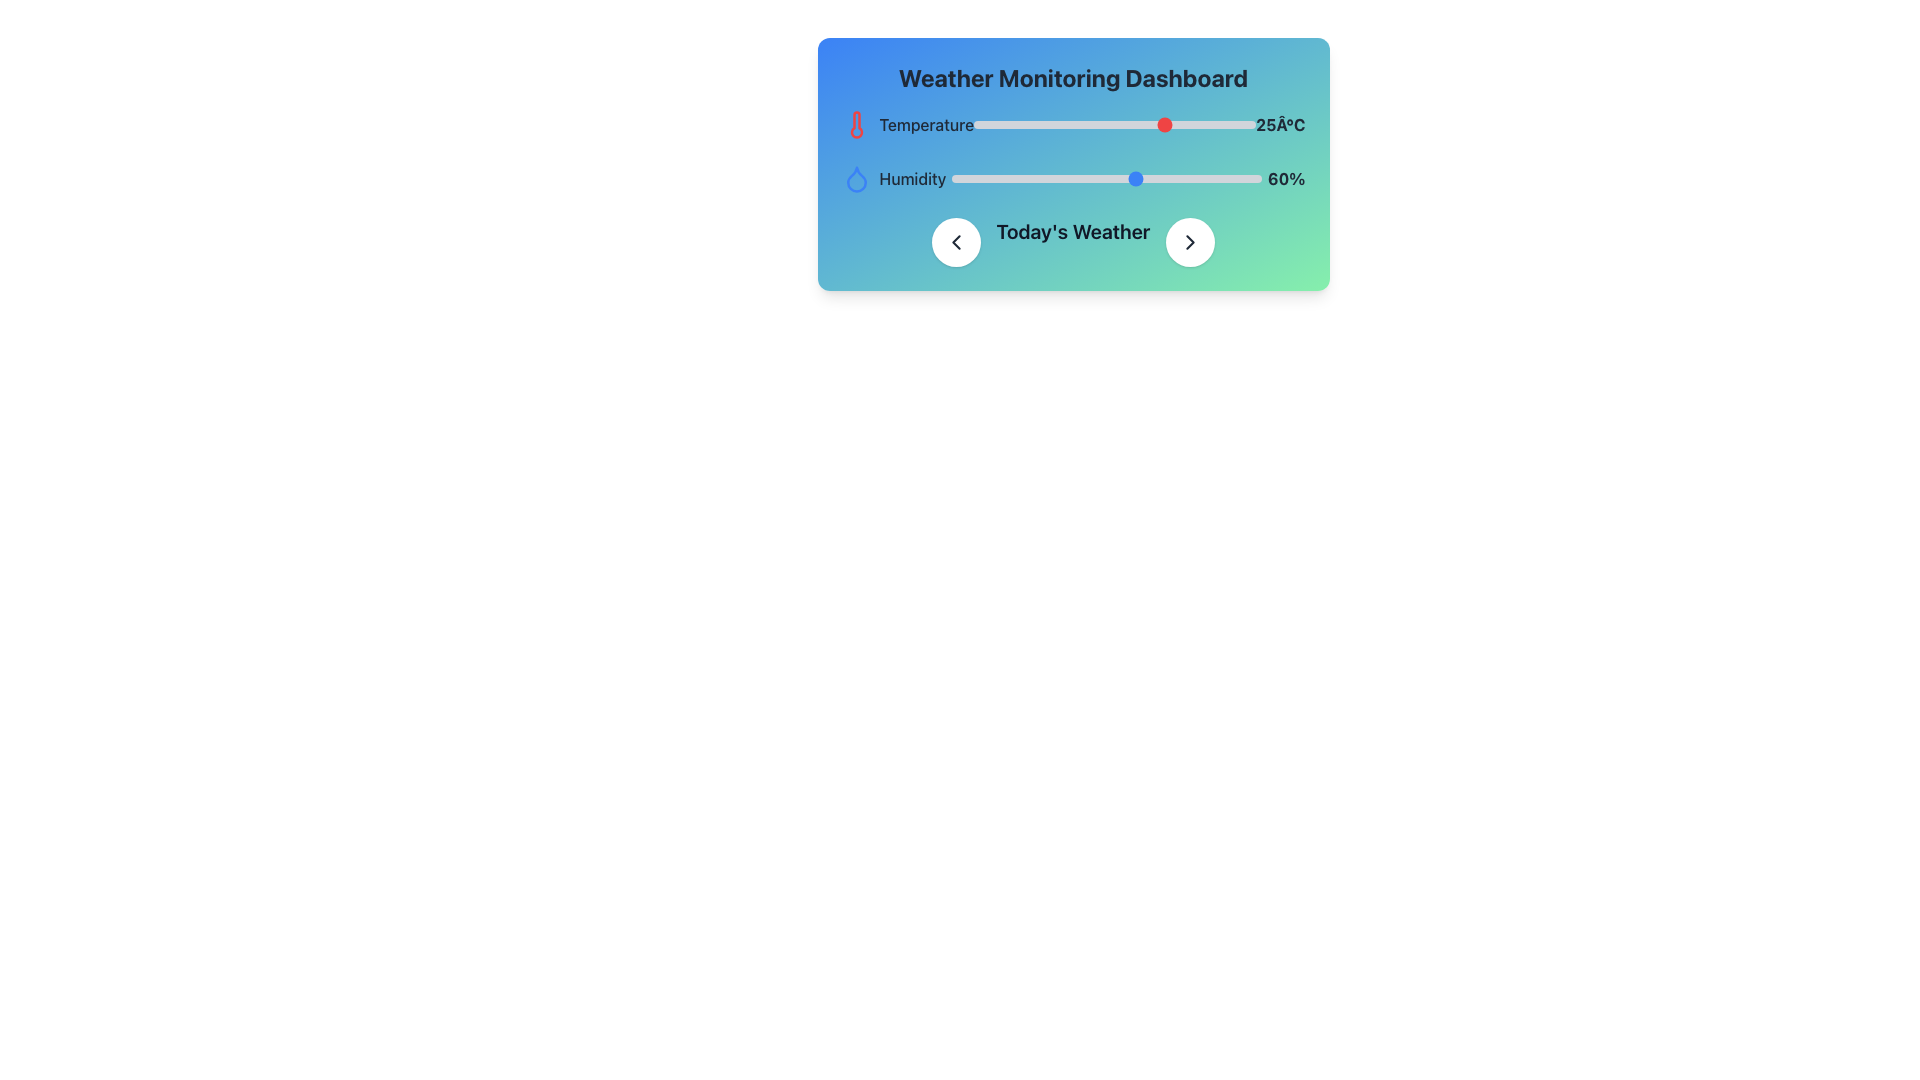 This screenshot has height=1080, width=1920. What do you see at coordinates (1008, 177) in the screenshot?
I see `humidity` at bounding box center [1008, 177].